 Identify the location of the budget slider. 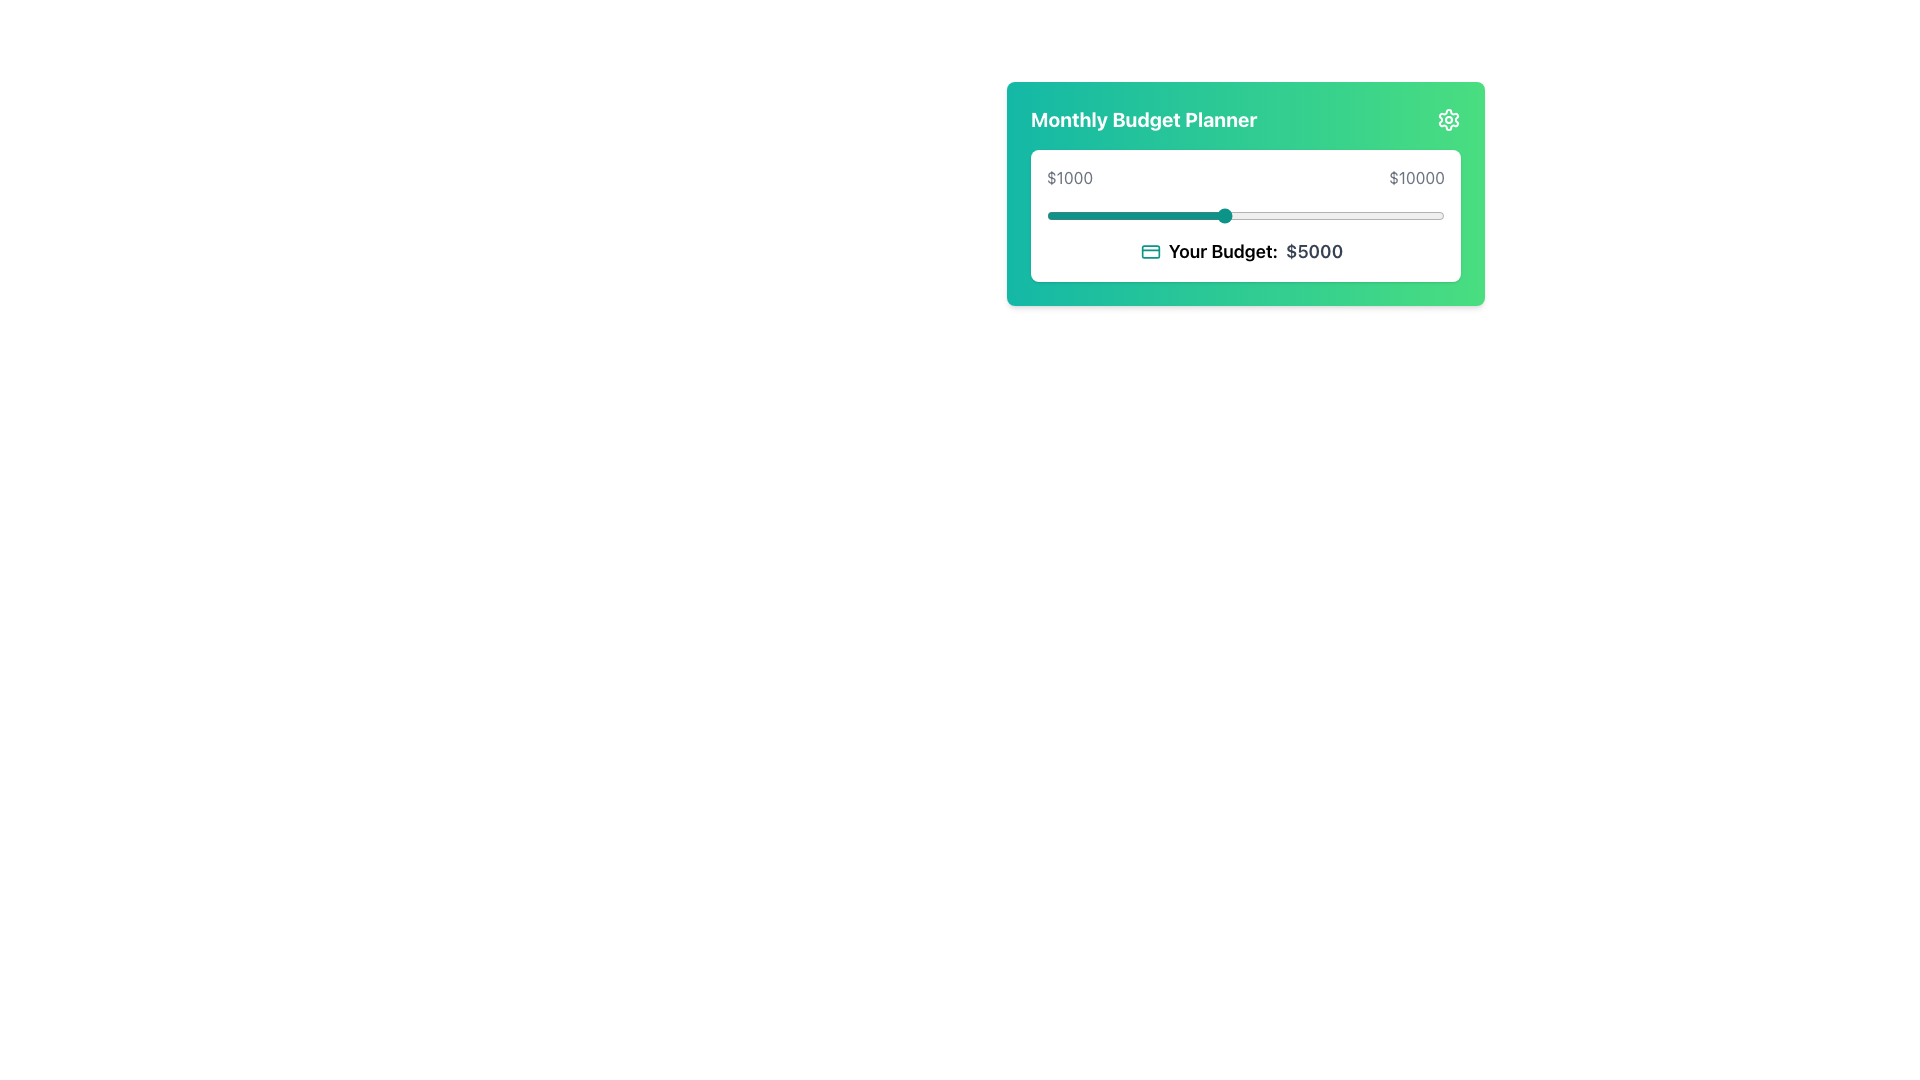
(1229, 216).